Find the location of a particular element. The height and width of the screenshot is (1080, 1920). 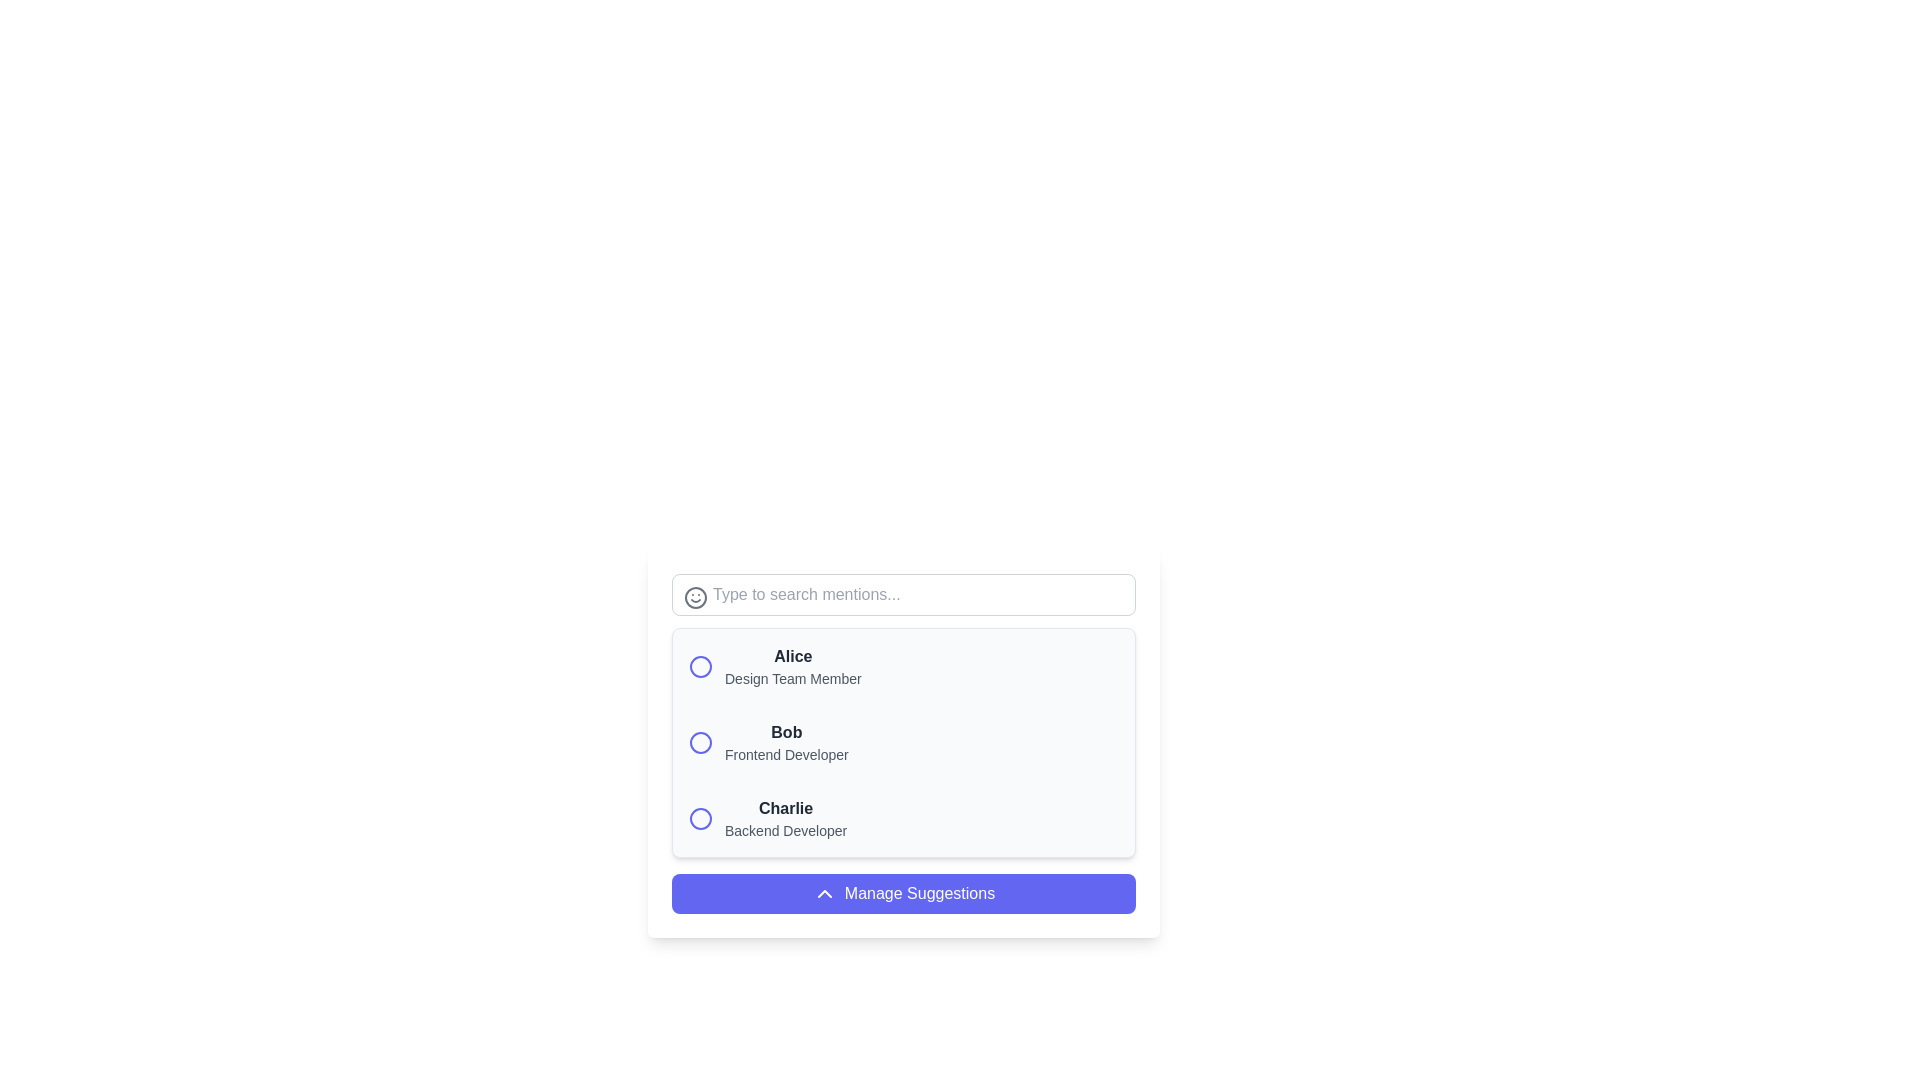

the decorative icon positioned to the left of the text 'Alice' and 'Design Team Member' in the first item of the vertically stacked list is located at coordinates (700, 667).